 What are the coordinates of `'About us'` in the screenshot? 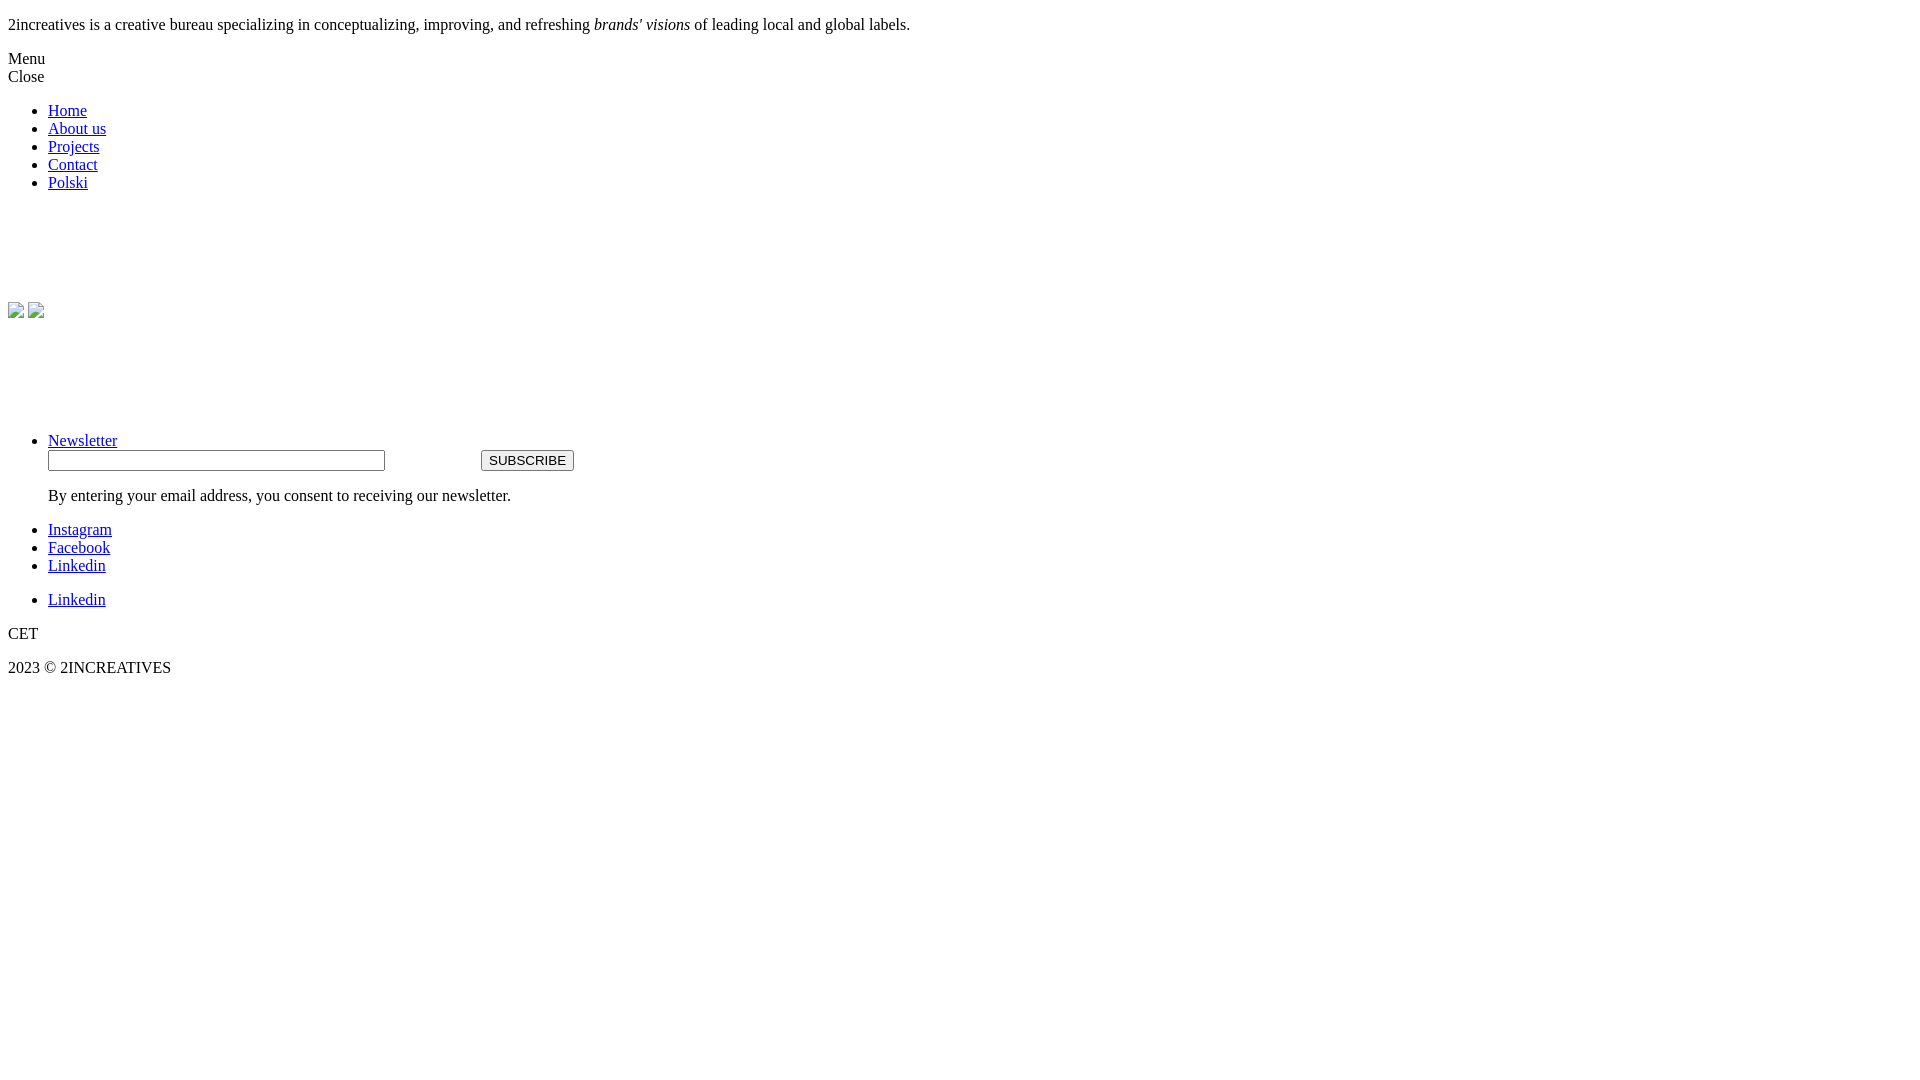 It's located at (76, 128).